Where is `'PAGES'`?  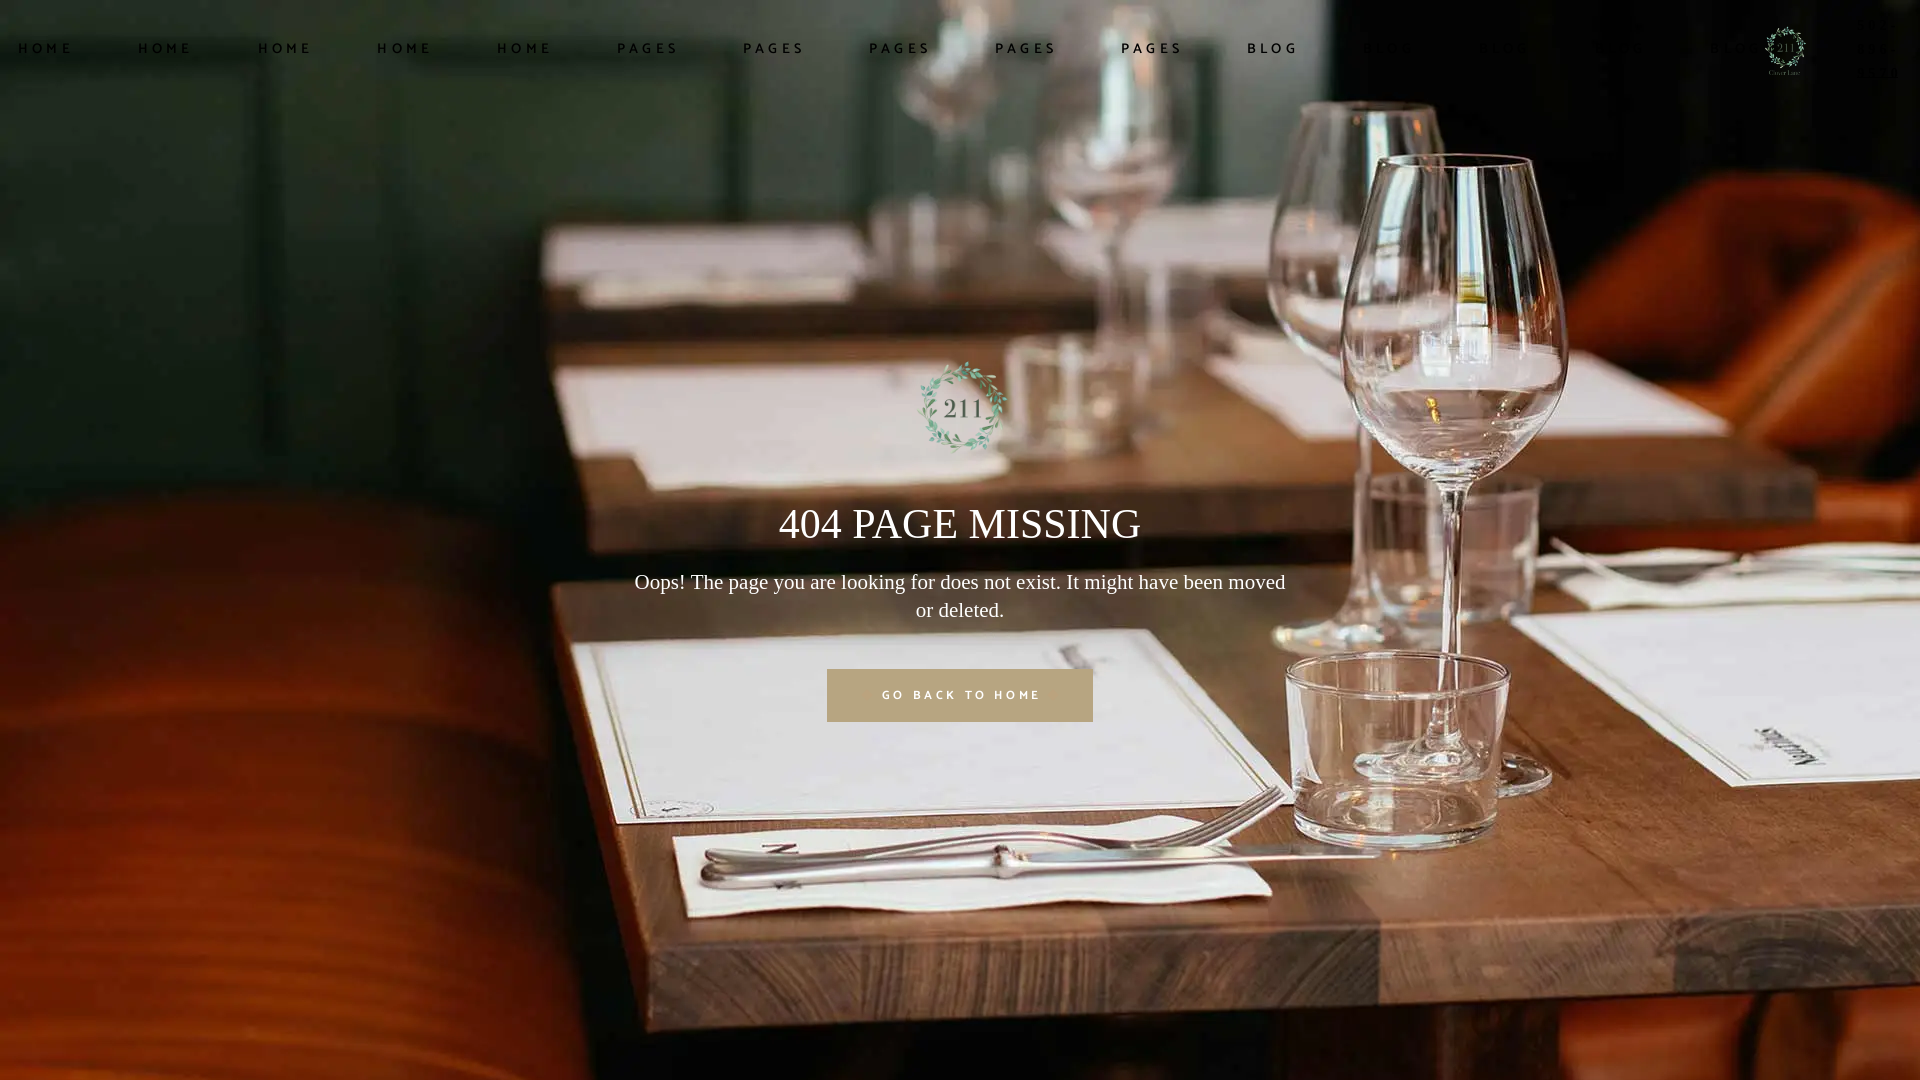 'PAGES' is located at coordinates (772, 49).